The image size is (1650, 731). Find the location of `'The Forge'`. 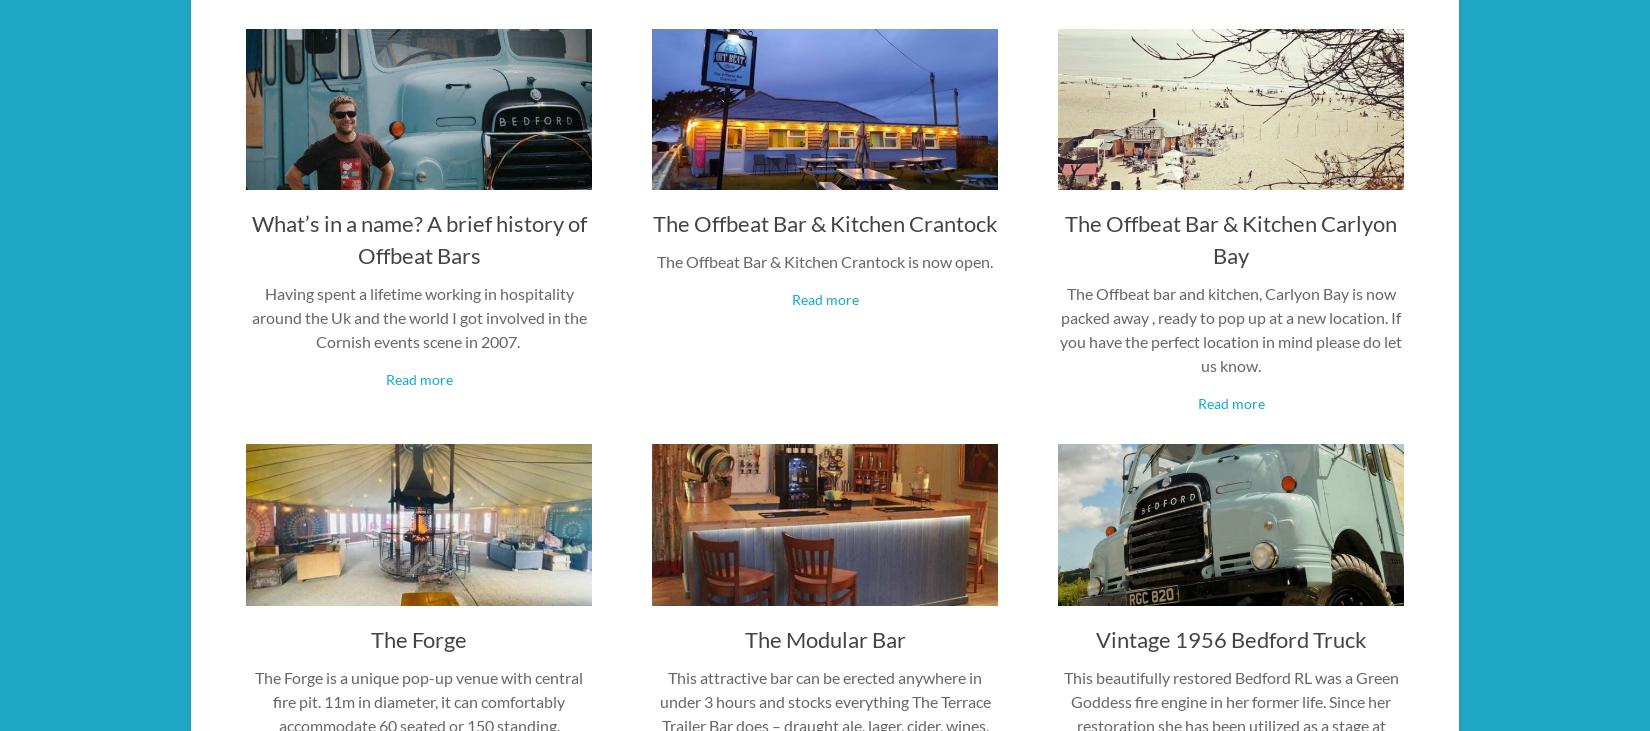

'The Forge' is located at coordinates (417, 638).